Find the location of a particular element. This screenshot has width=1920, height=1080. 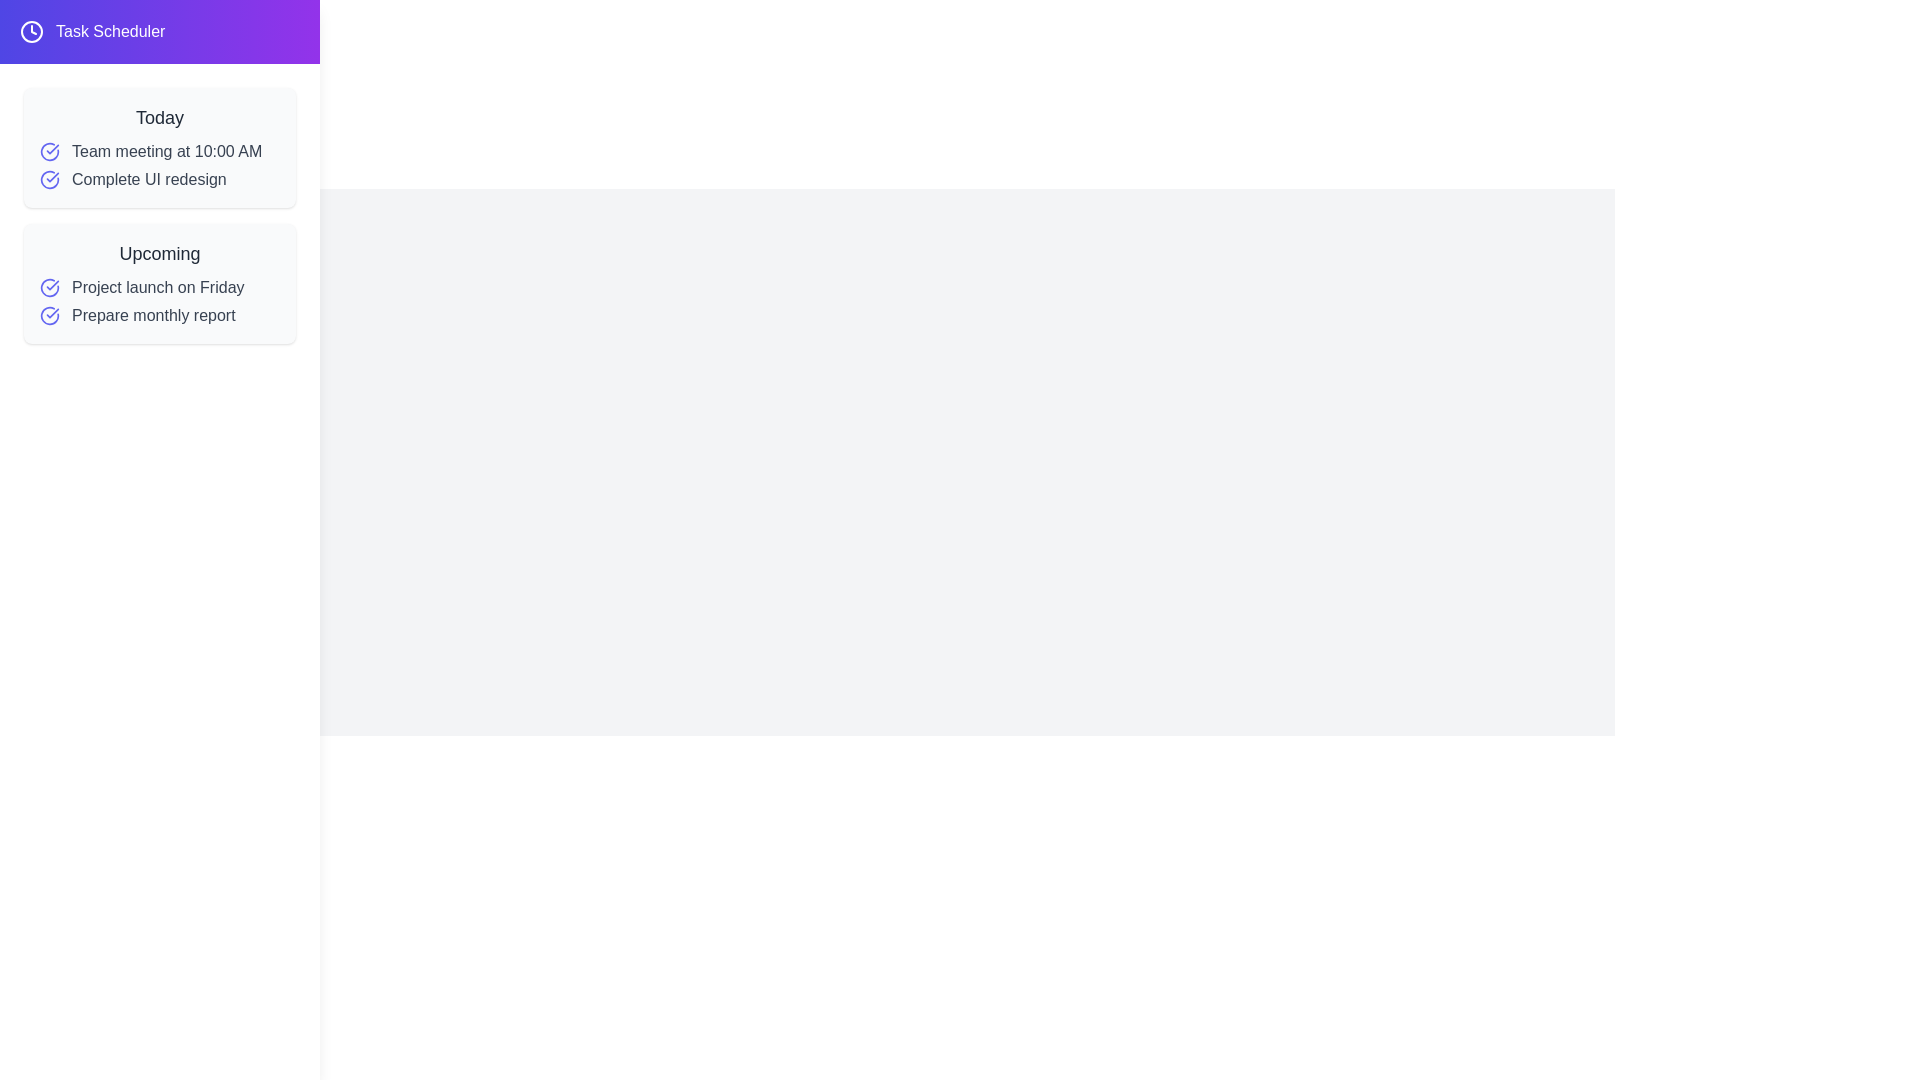

the button to toggle the visibility of the drawer is located at coordinates (52, 55).